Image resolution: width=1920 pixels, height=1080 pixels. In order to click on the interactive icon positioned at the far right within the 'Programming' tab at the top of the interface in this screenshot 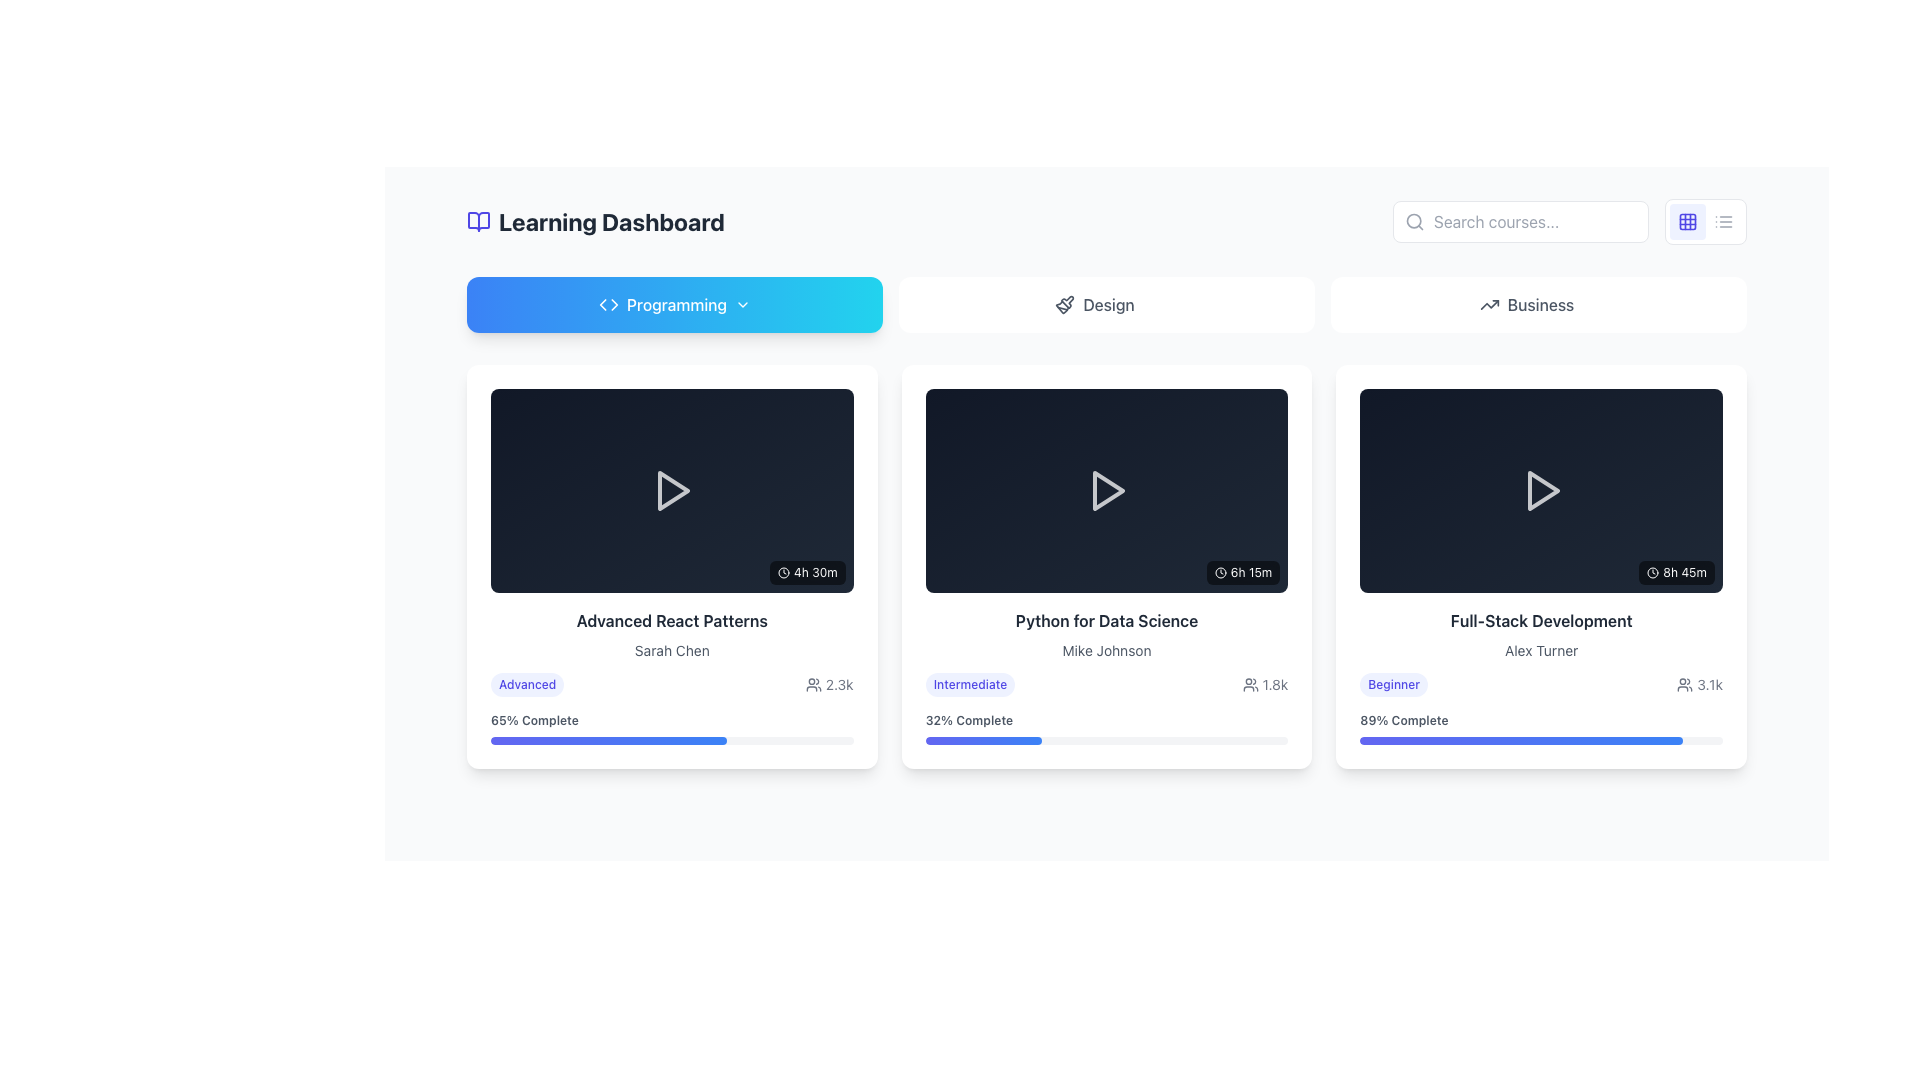, I will do `click(742, 304)`.